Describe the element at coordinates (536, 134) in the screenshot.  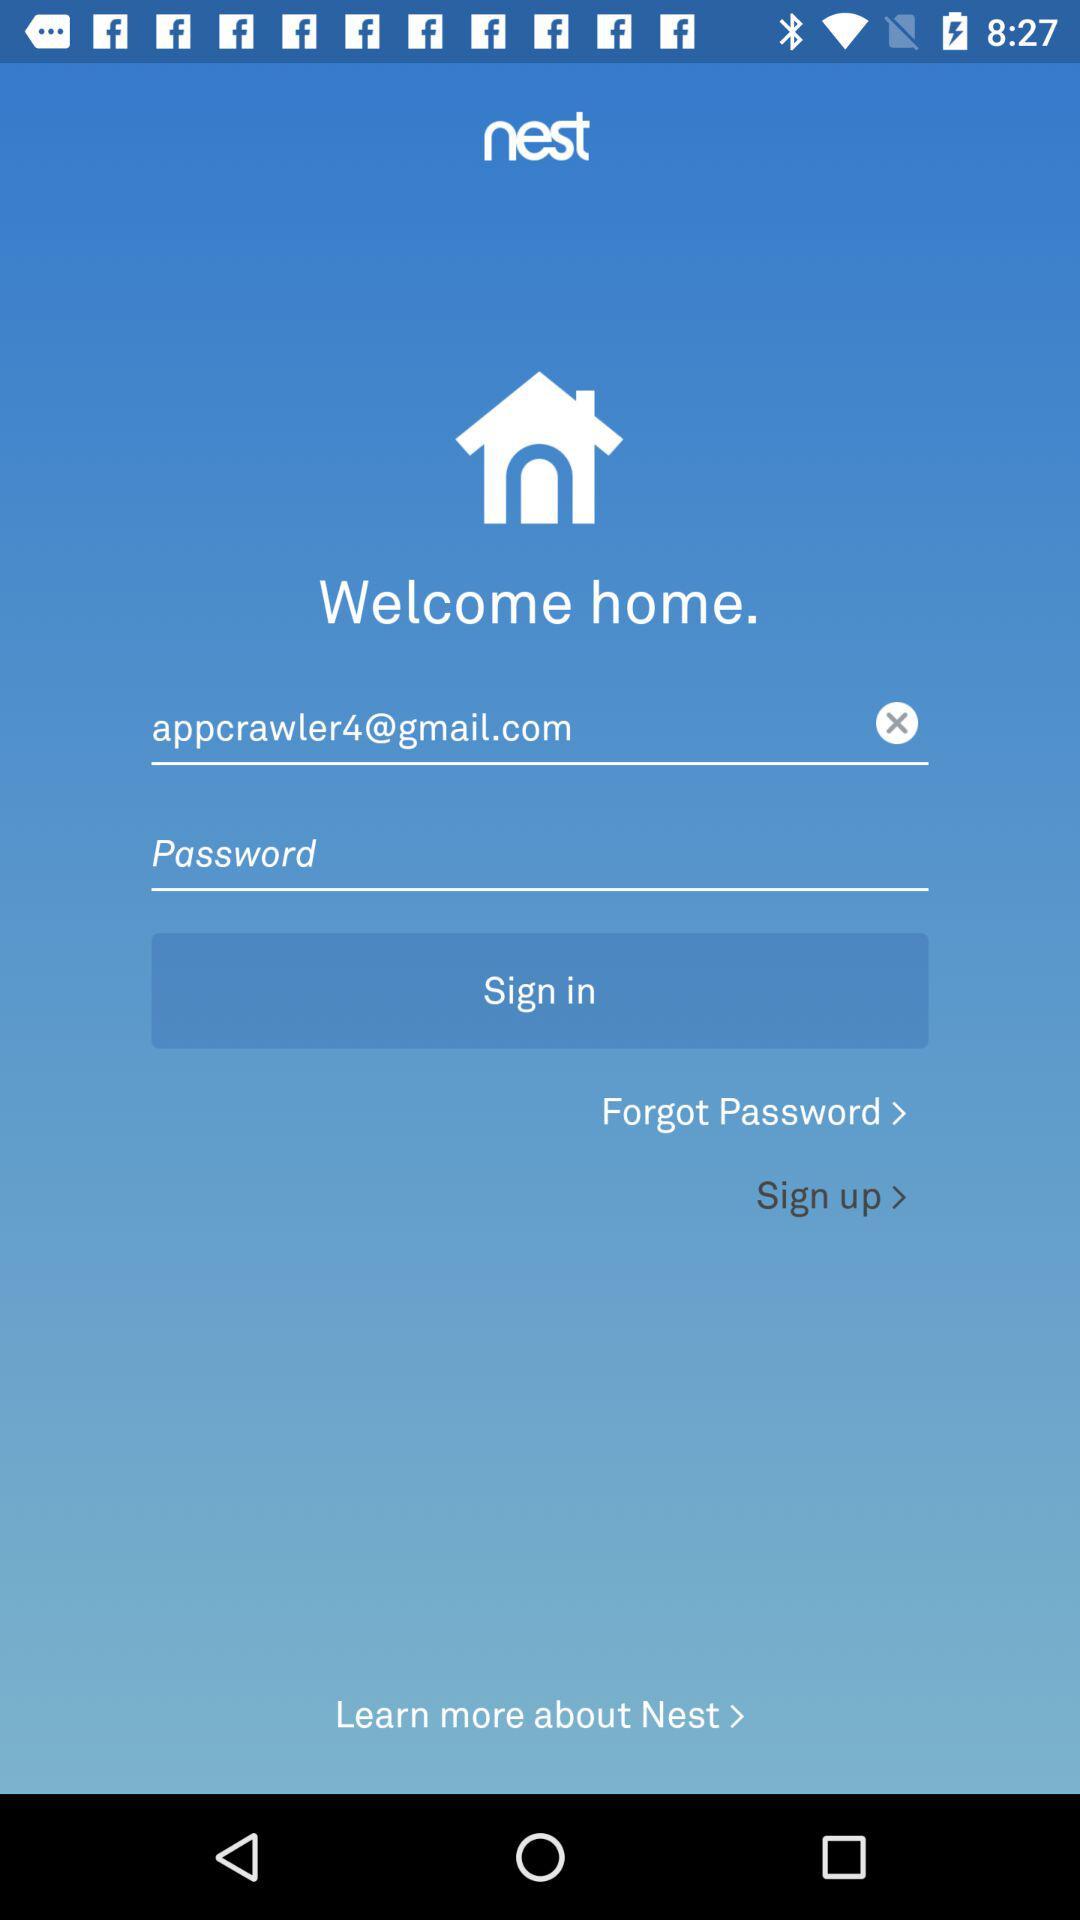
I see `nest` at that location.